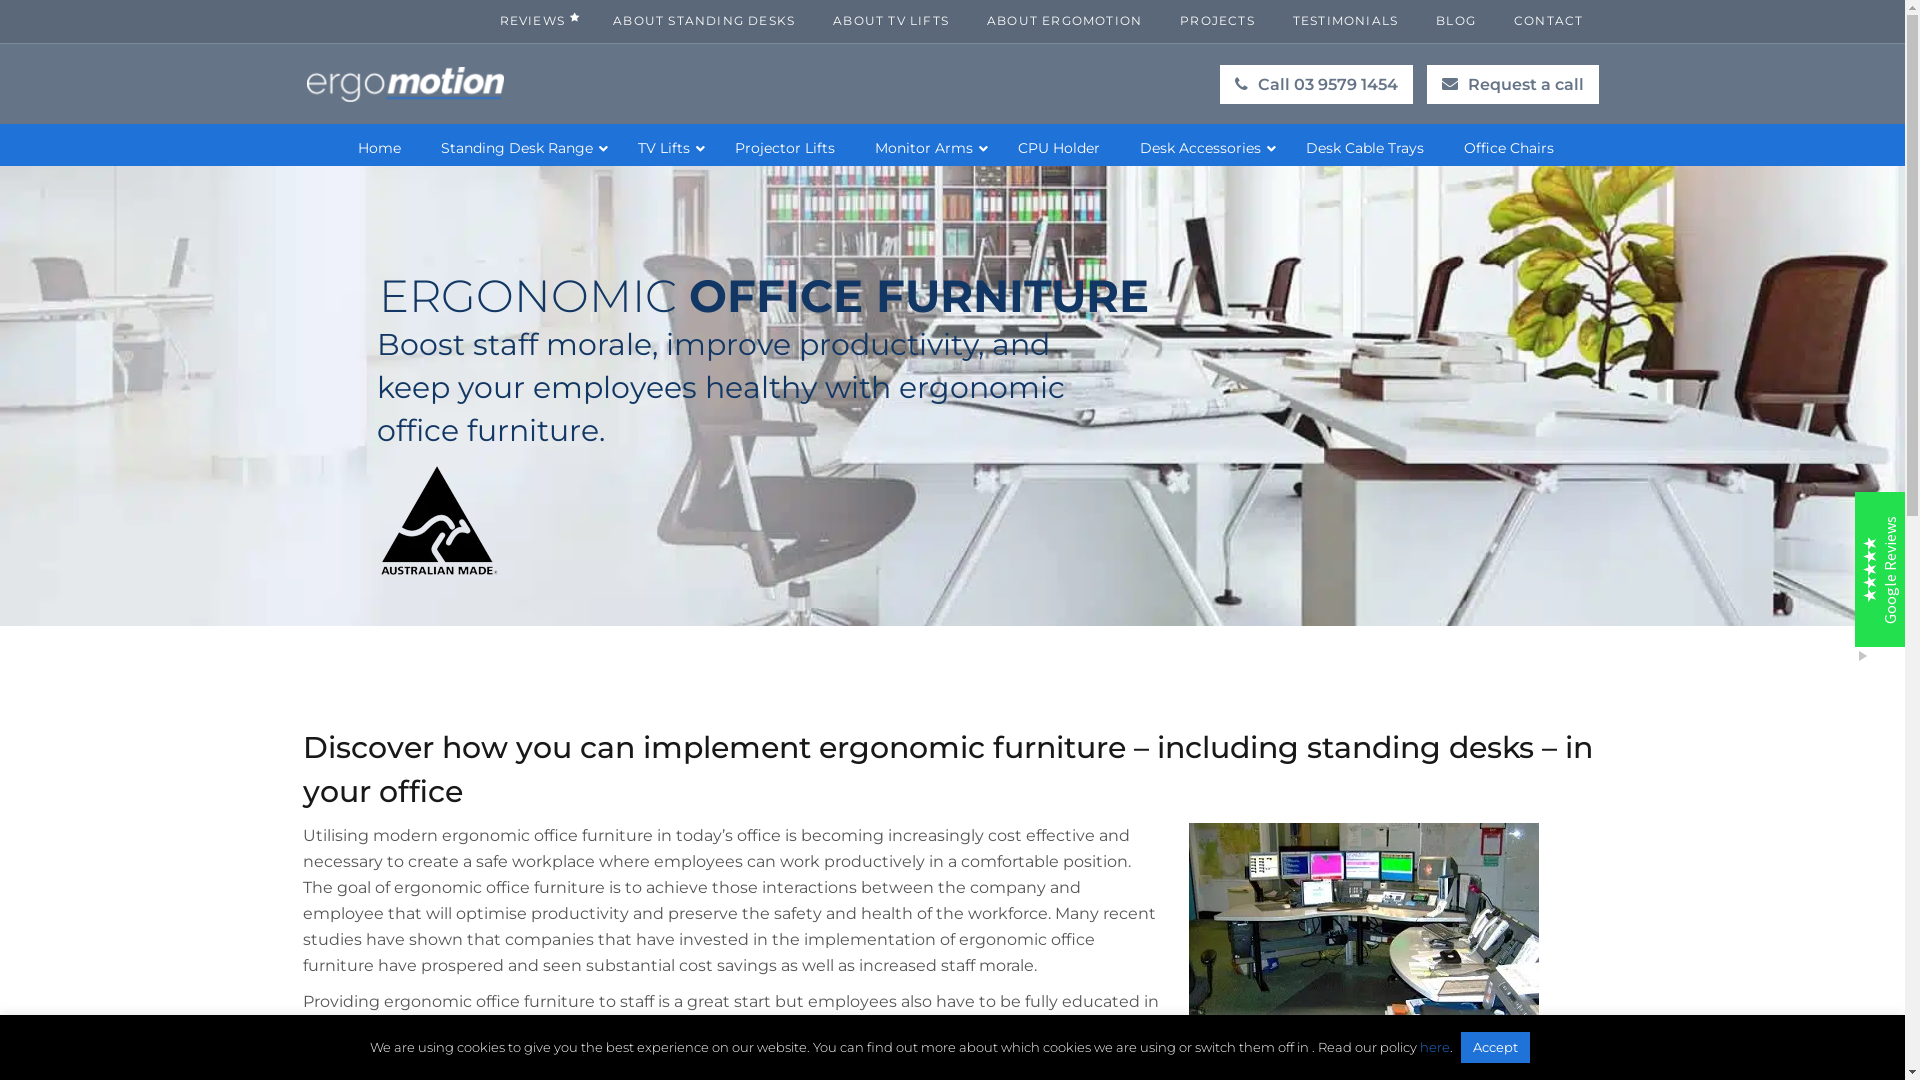 This screenshot has height=1080, width=1920. I want to click on 'Call 03 9579 1454', so click(1218, 83).